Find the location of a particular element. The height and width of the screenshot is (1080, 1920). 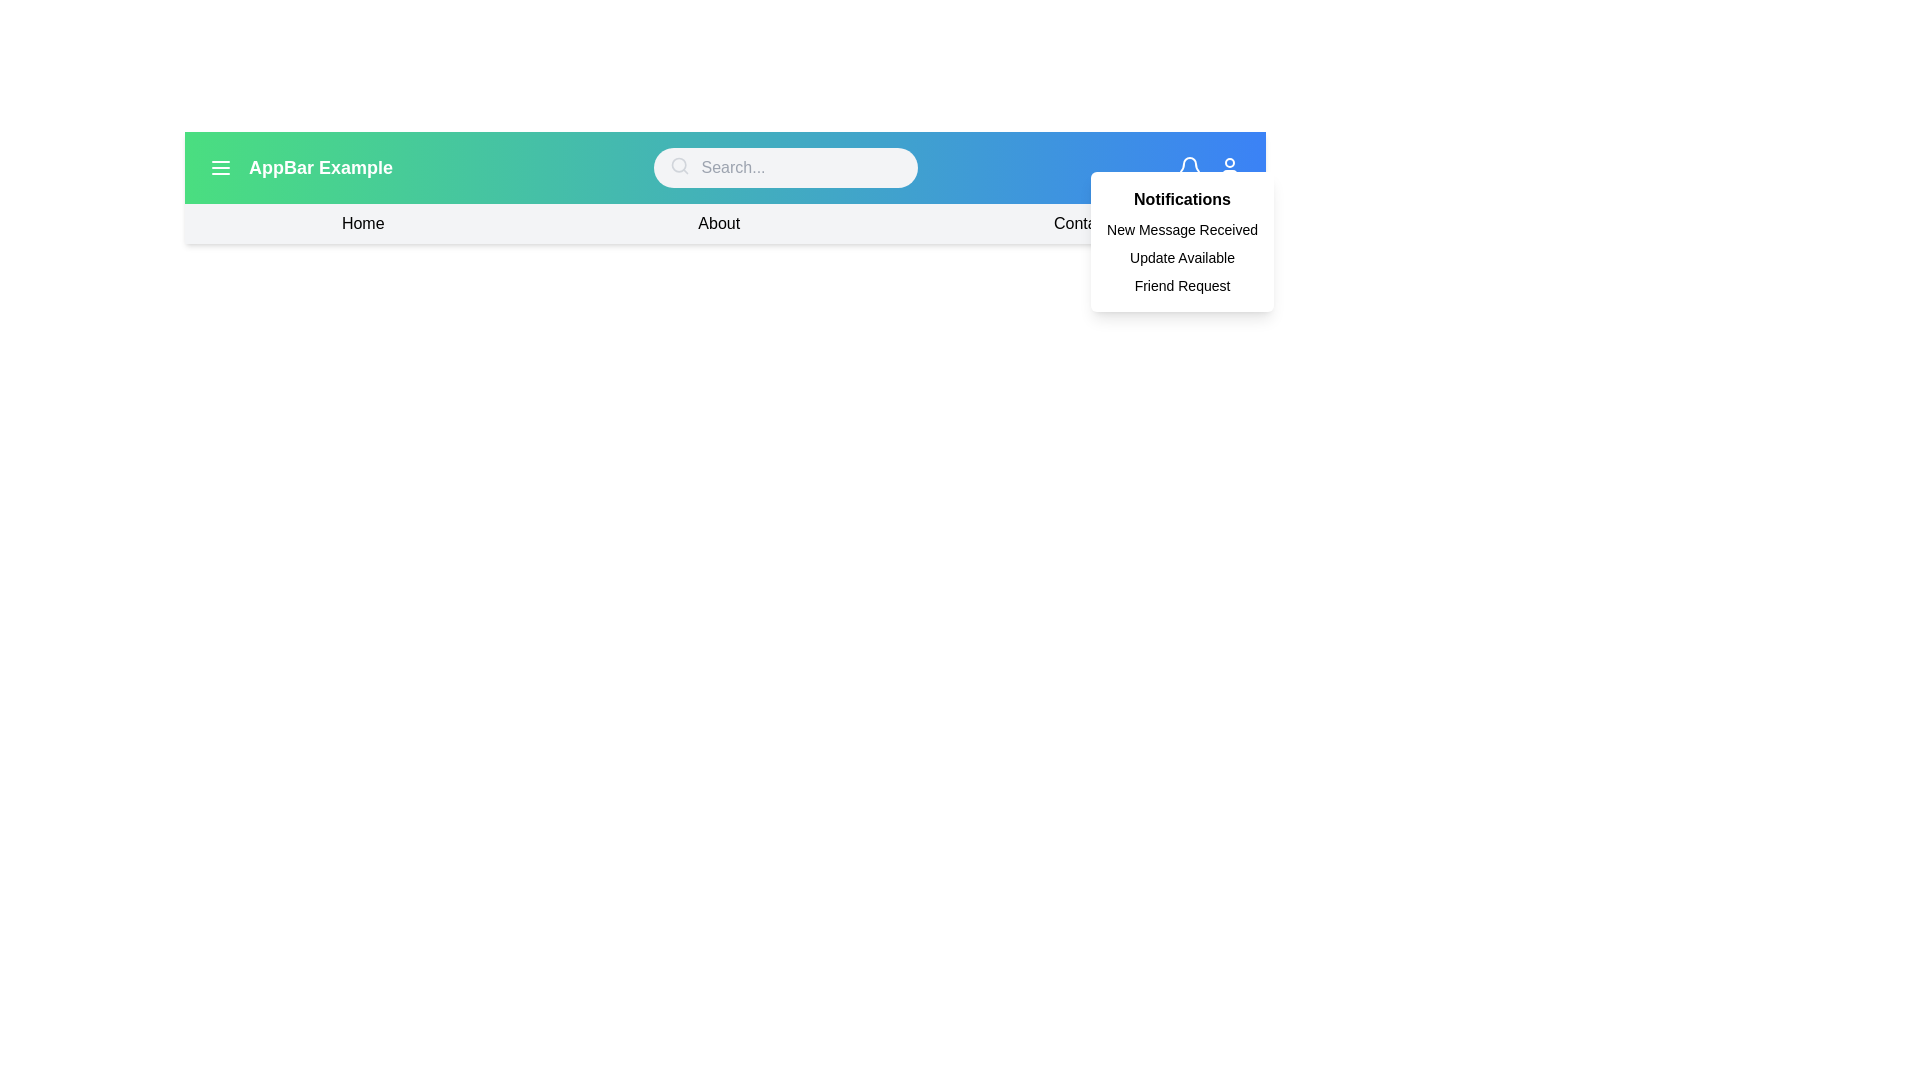

the navigation link About to navigate to the corresponding section is located at coordinates (719, 223).